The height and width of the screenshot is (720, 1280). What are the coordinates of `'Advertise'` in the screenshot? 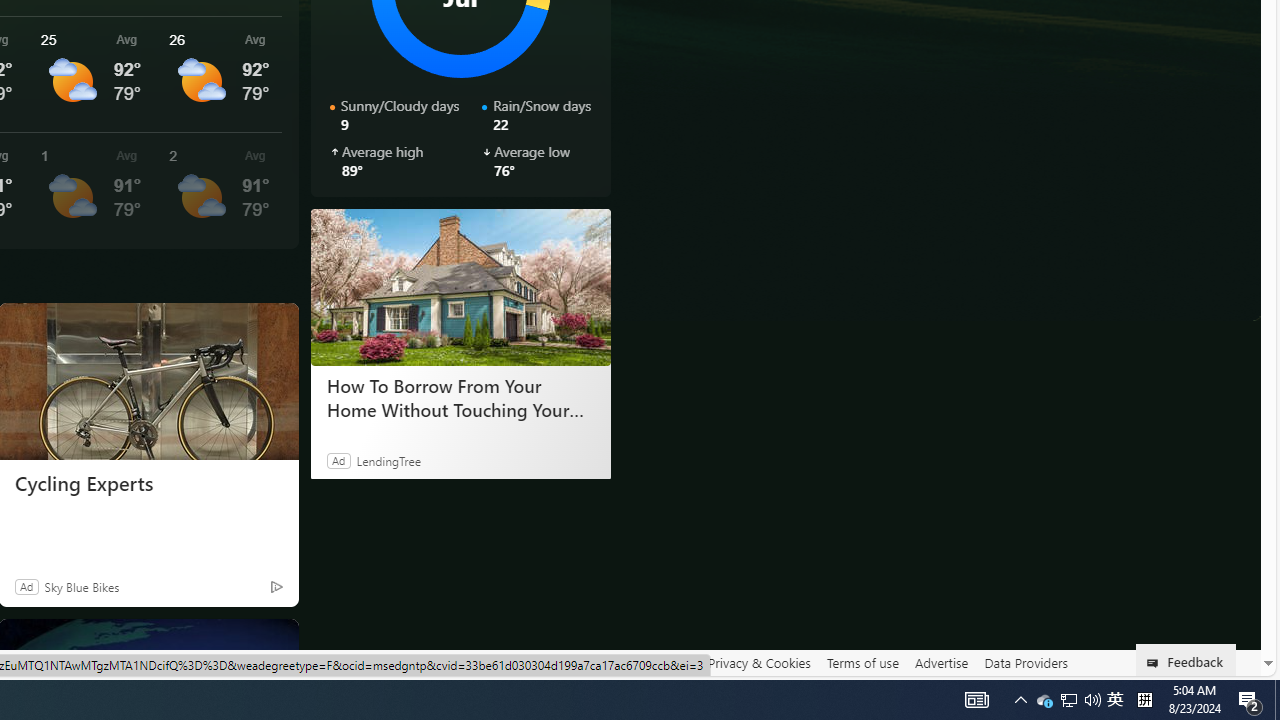 It's located at (940, 663).